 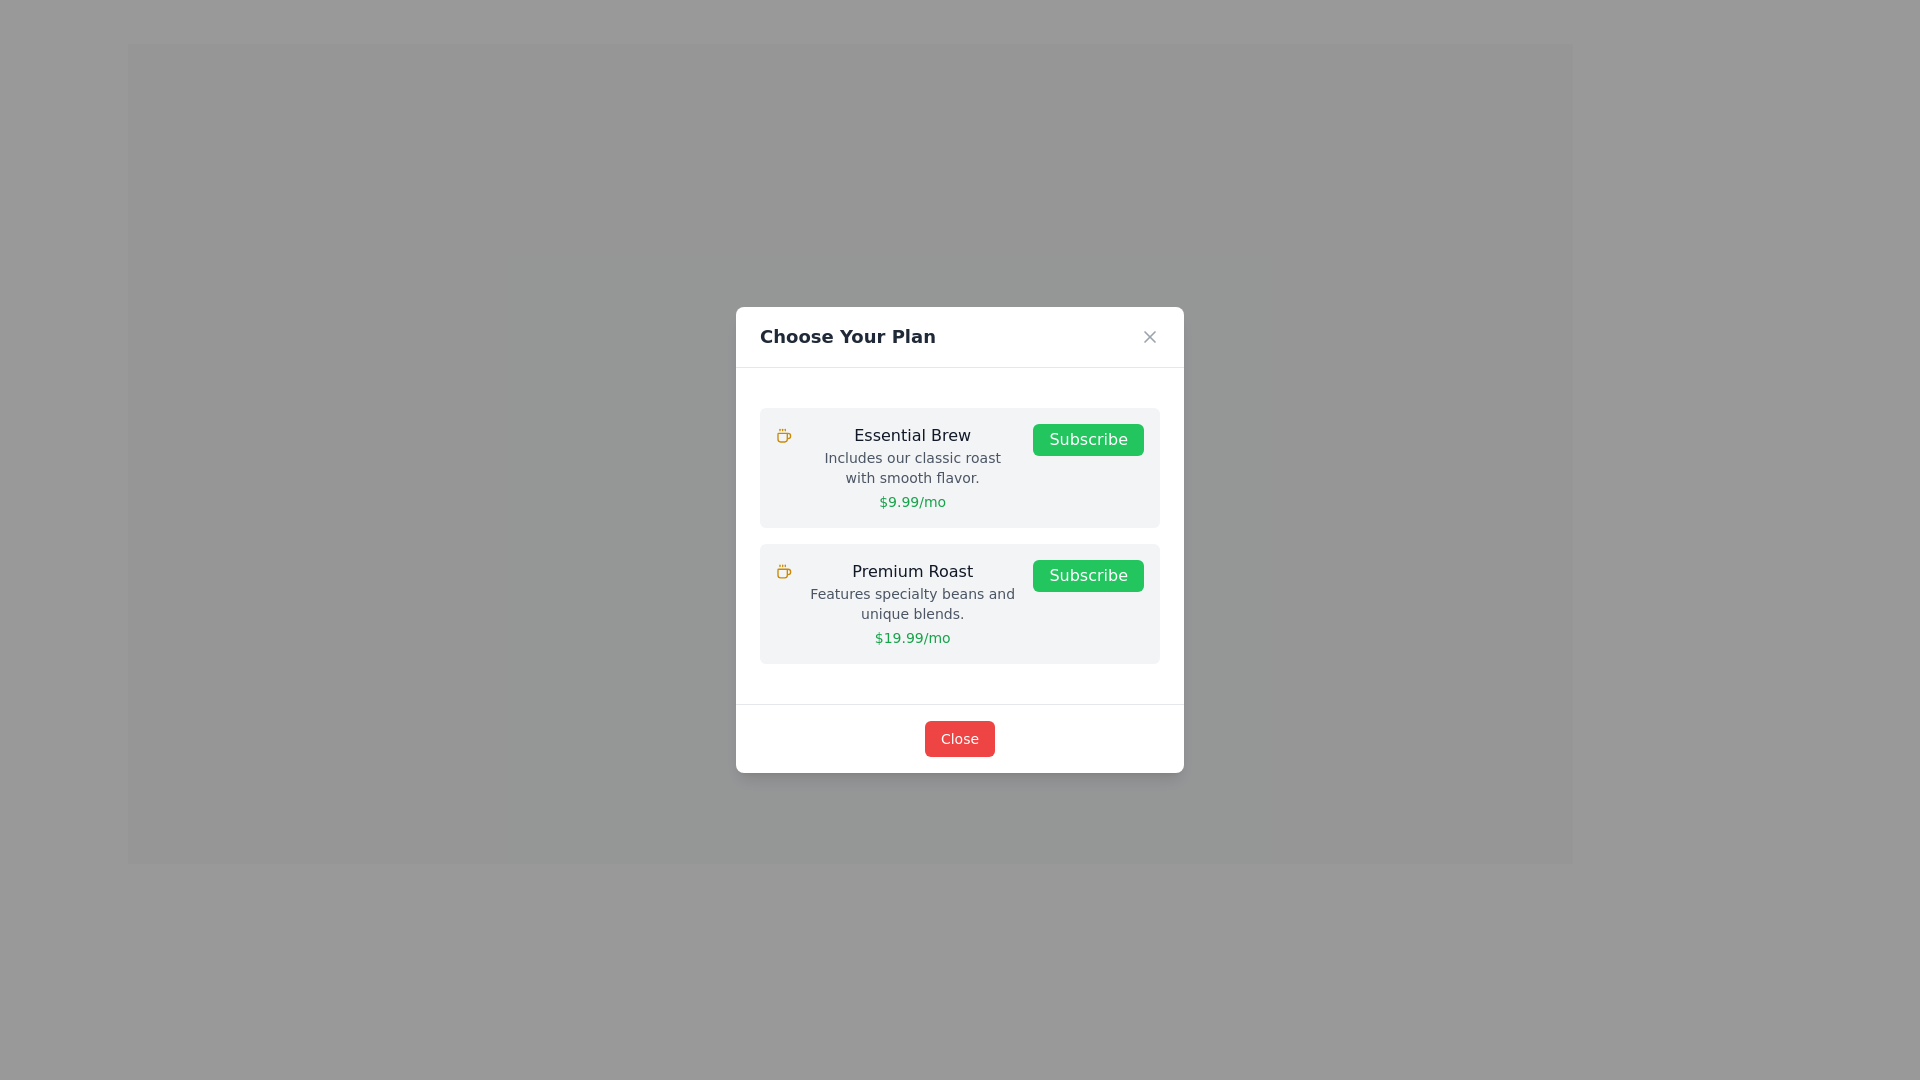 What do you see at coordinates (782, 434) in the screenshot?
I see `the icon representing the 'Essential Brew' subscription plan, located at the top-left portion of its card, adjacent to the text introducing the plan` at bounding box center [782, 434].